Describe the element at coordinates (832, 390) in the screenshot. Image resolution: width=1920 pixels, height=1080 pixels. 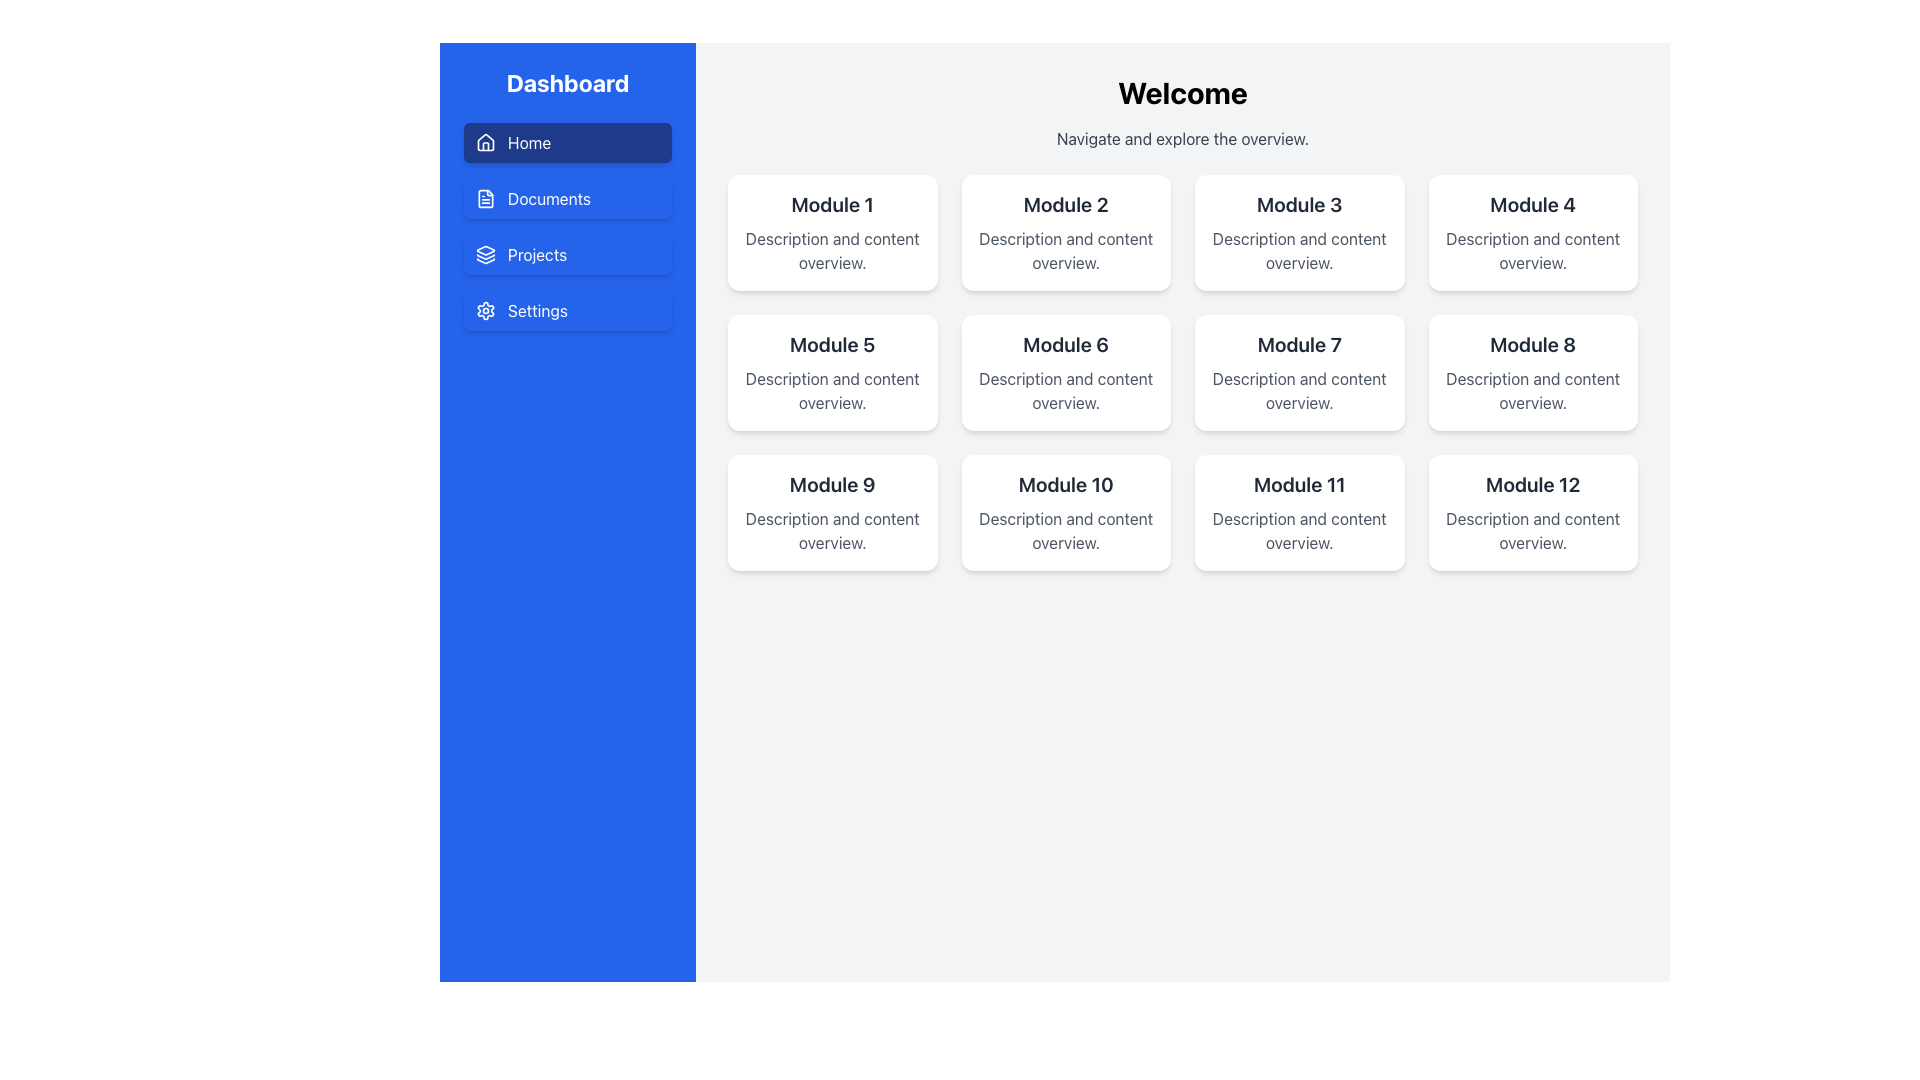
I see `static text displaying 'Description and content overview.' located inside the fifth card labeled 'Module 5' in the grid layout` at that location.